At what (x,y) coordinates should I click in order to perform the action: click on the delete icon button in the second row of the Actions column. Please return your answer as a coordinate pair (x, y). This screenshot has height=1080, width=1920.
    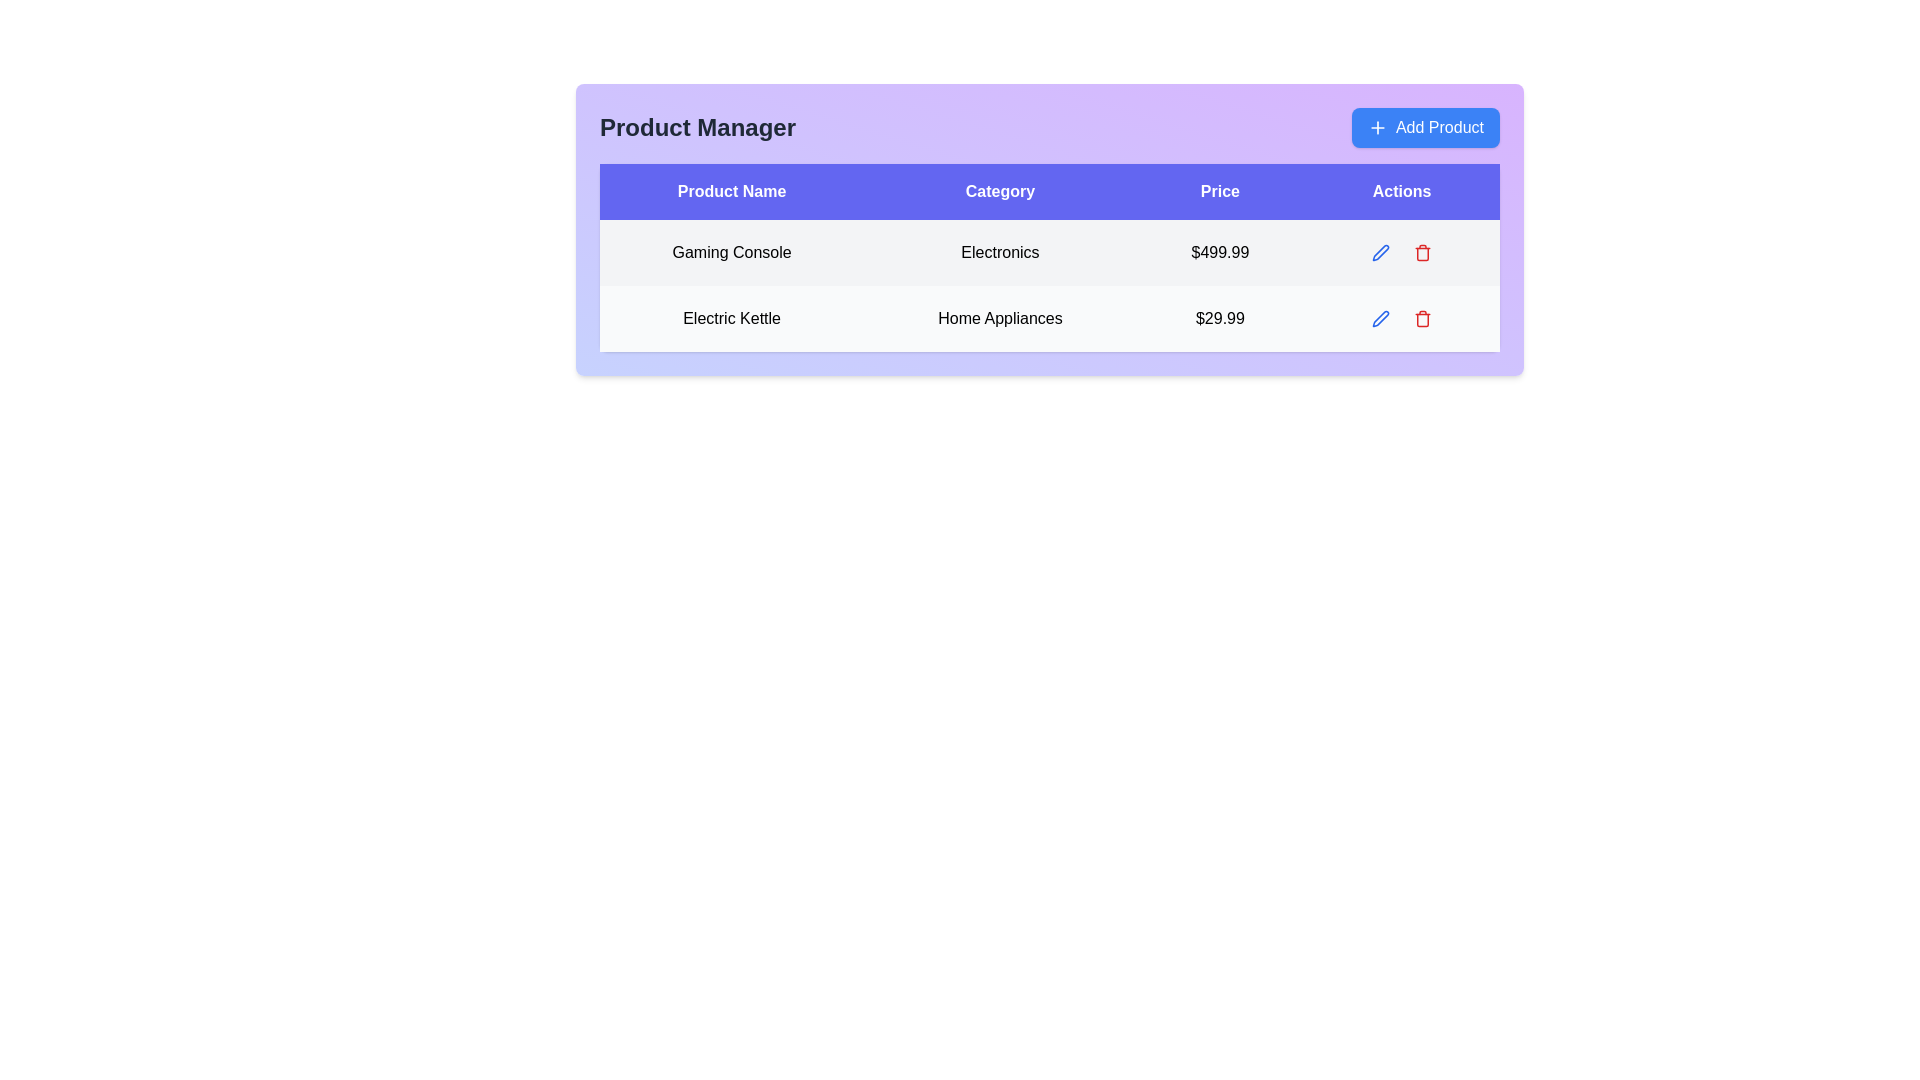
    Looking at the image, I should click on (1422, 318).